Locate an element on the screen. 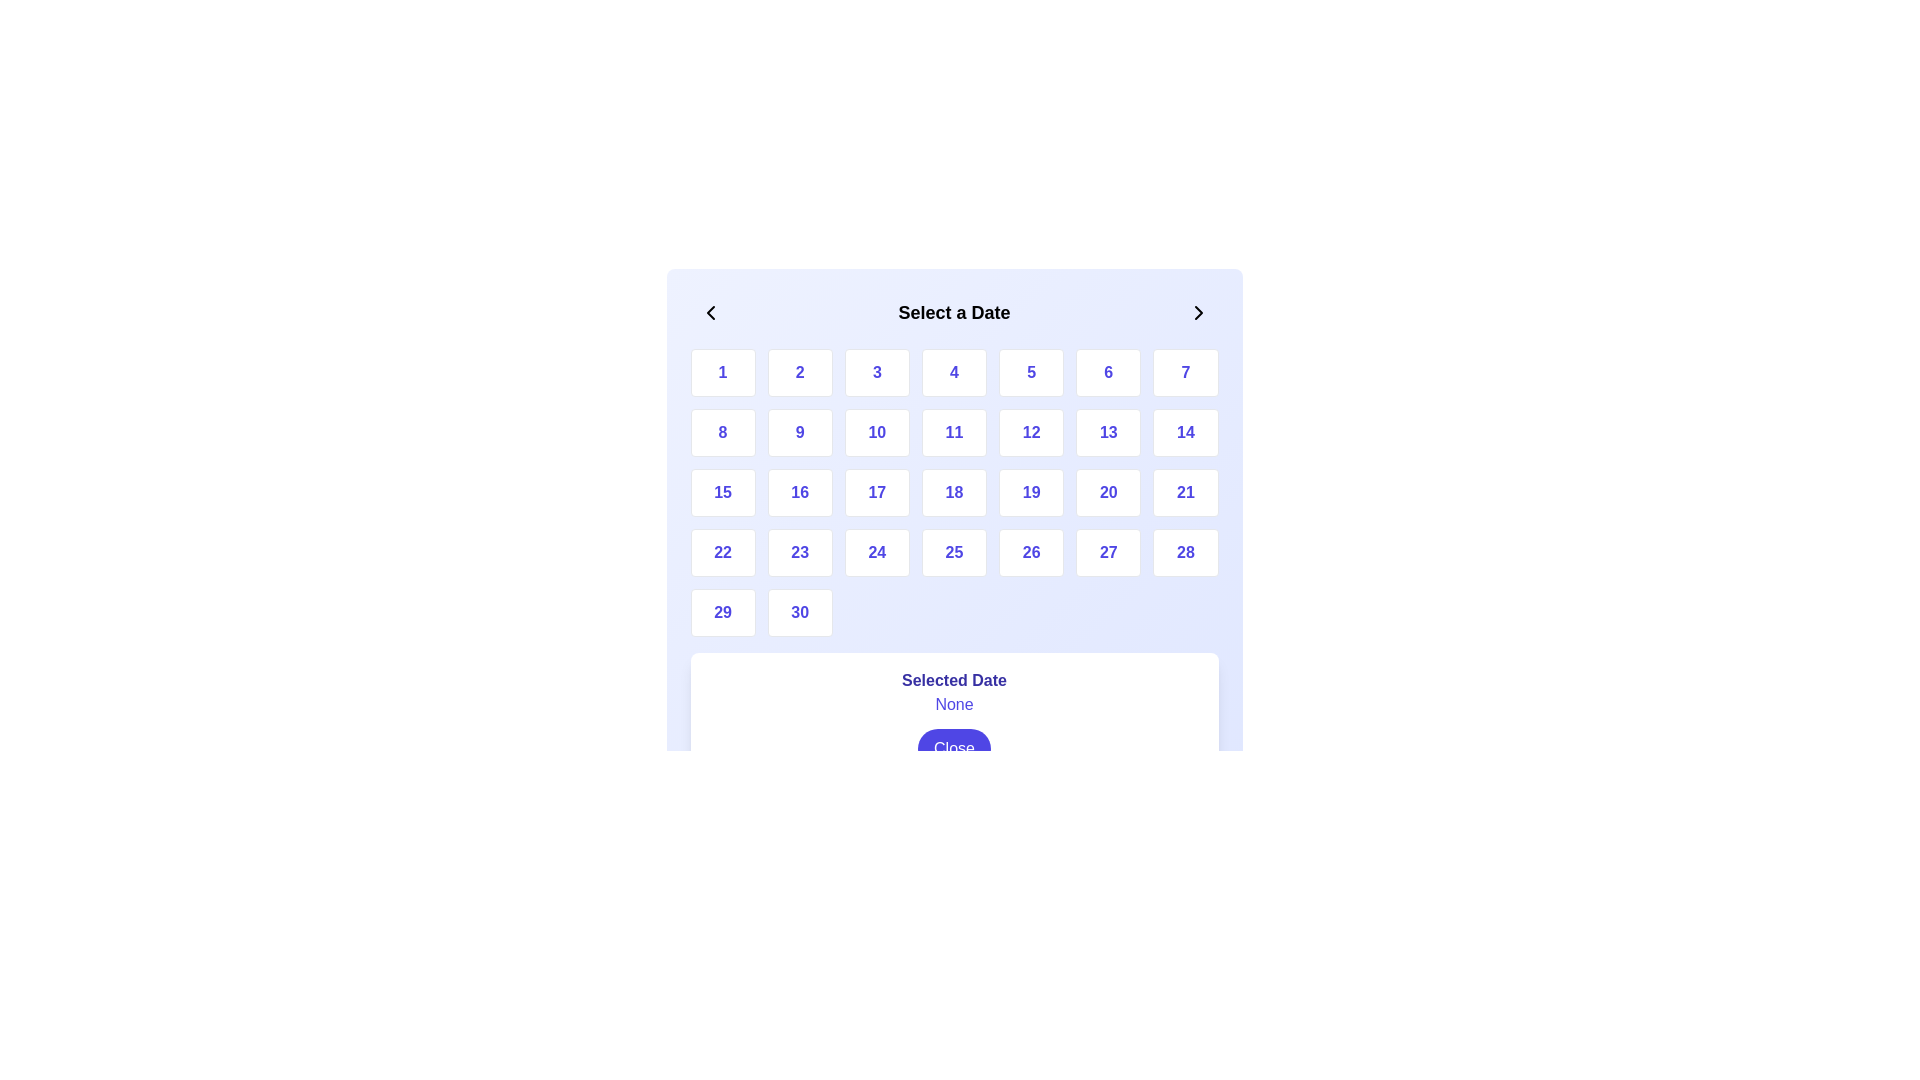 This screenshot has width=1920, height=1080. the button labeled '30' which is a square block with rounded corners and a white background is located at coordinates (800, 612).